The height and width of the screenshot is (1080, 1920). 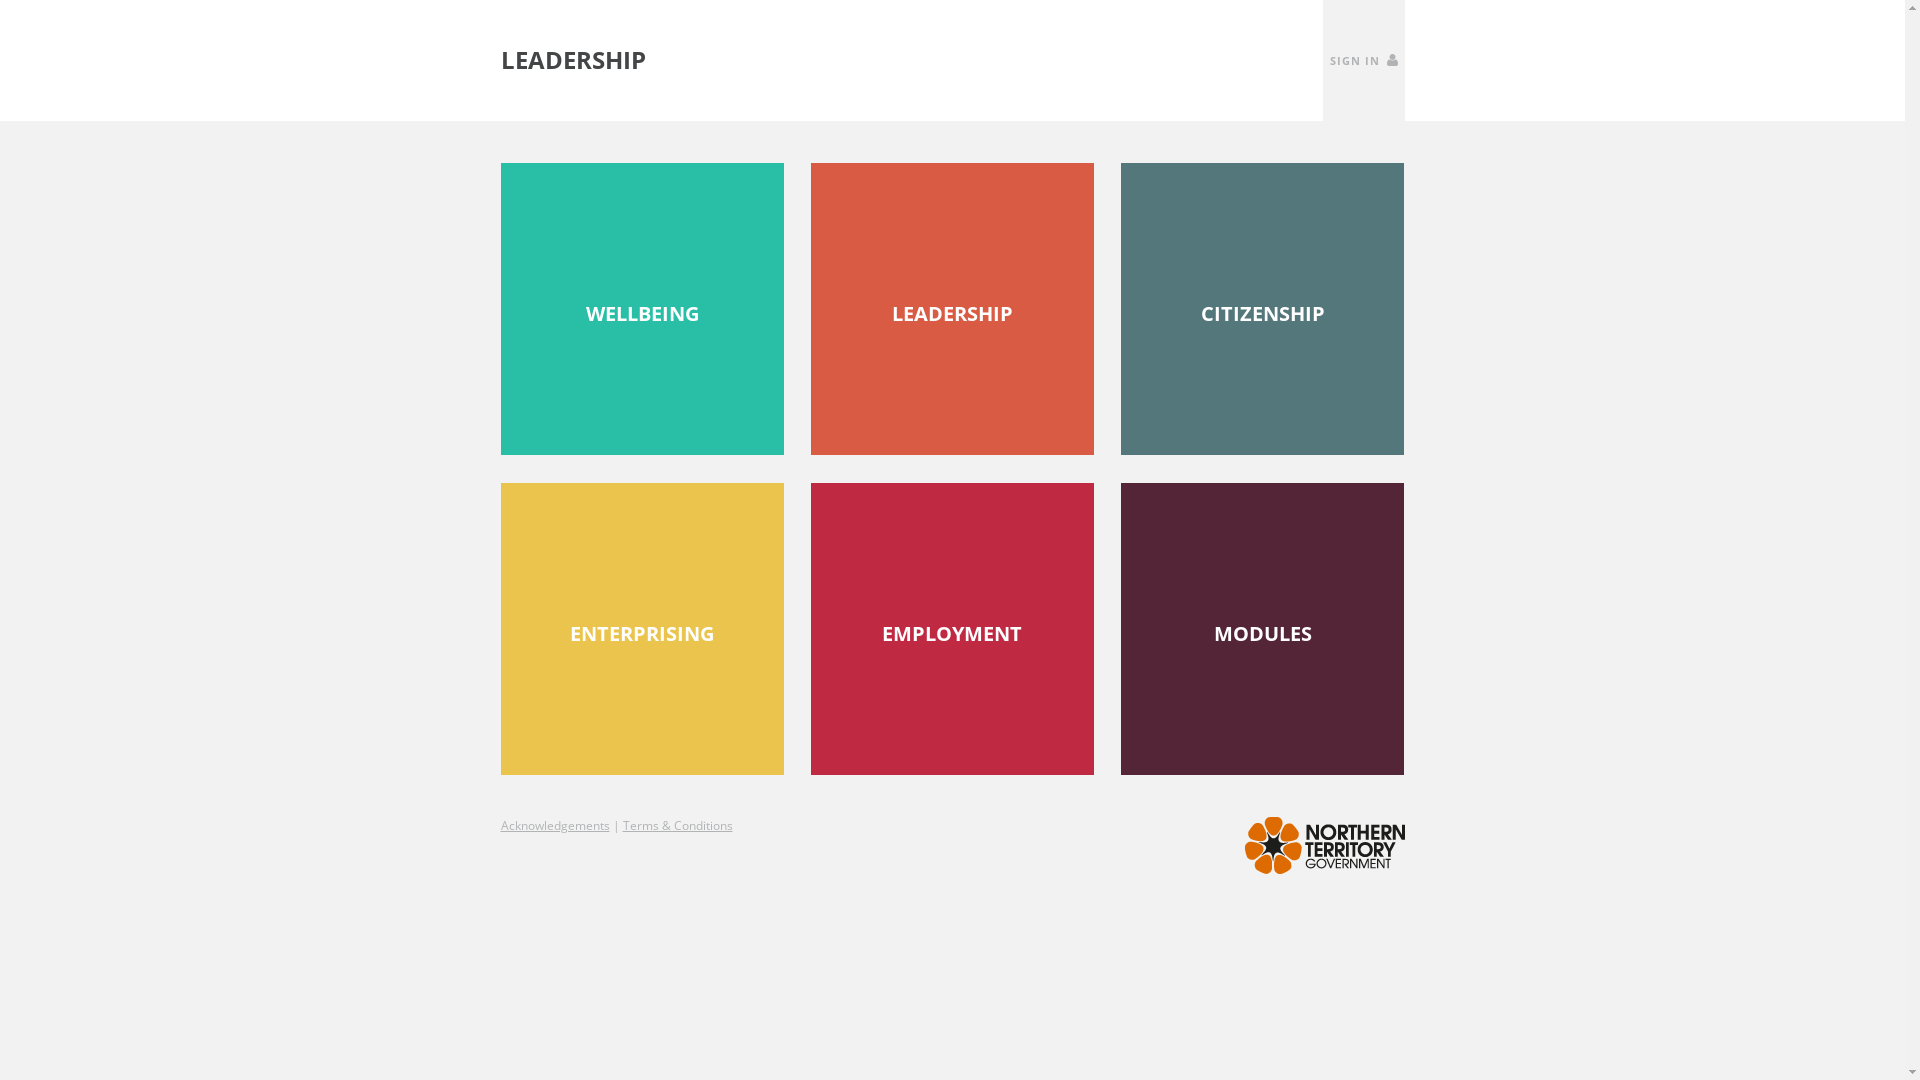 What do you see at coordinates (676, 825) in the screenshot?
I see `'Terms & Conditions'` at bounding box center [676, 825].